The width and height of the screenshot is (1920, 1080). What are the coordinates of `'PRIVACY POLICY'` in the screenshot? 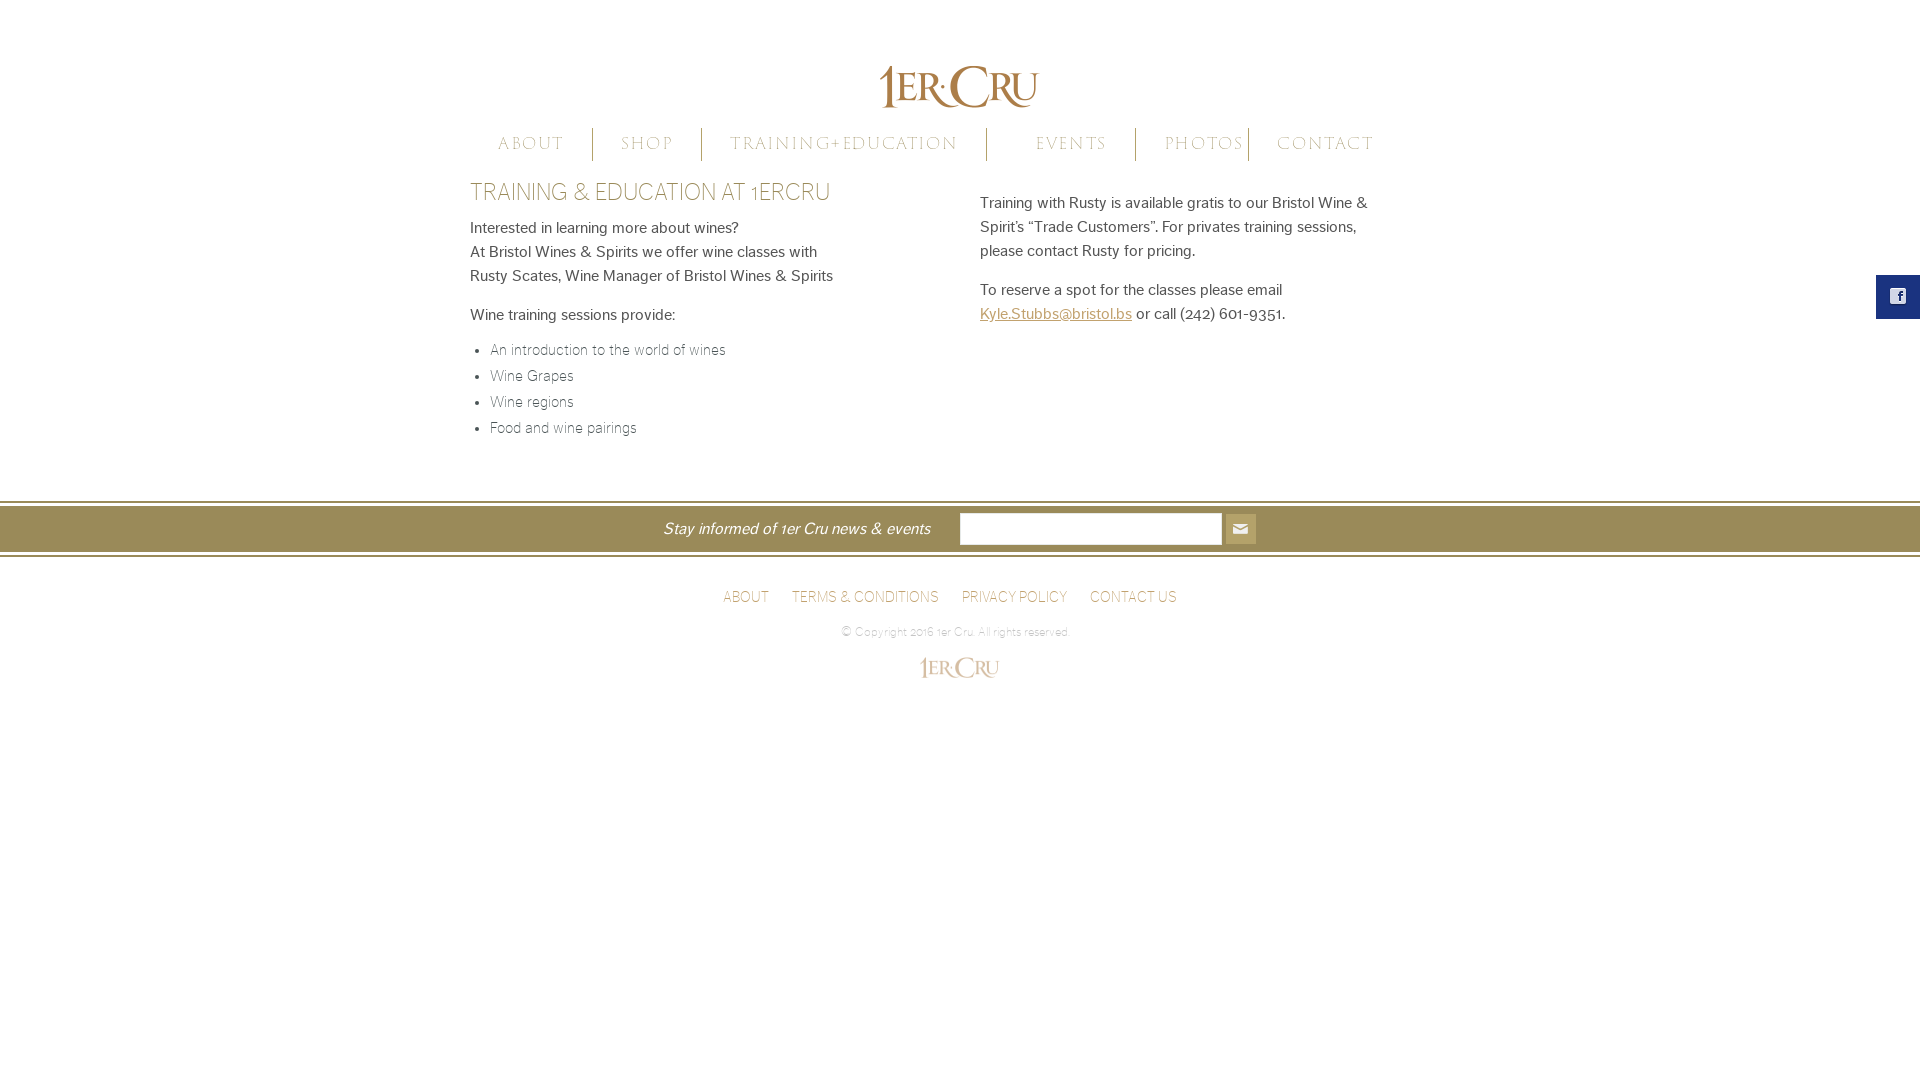 It's located at (1014, 596).